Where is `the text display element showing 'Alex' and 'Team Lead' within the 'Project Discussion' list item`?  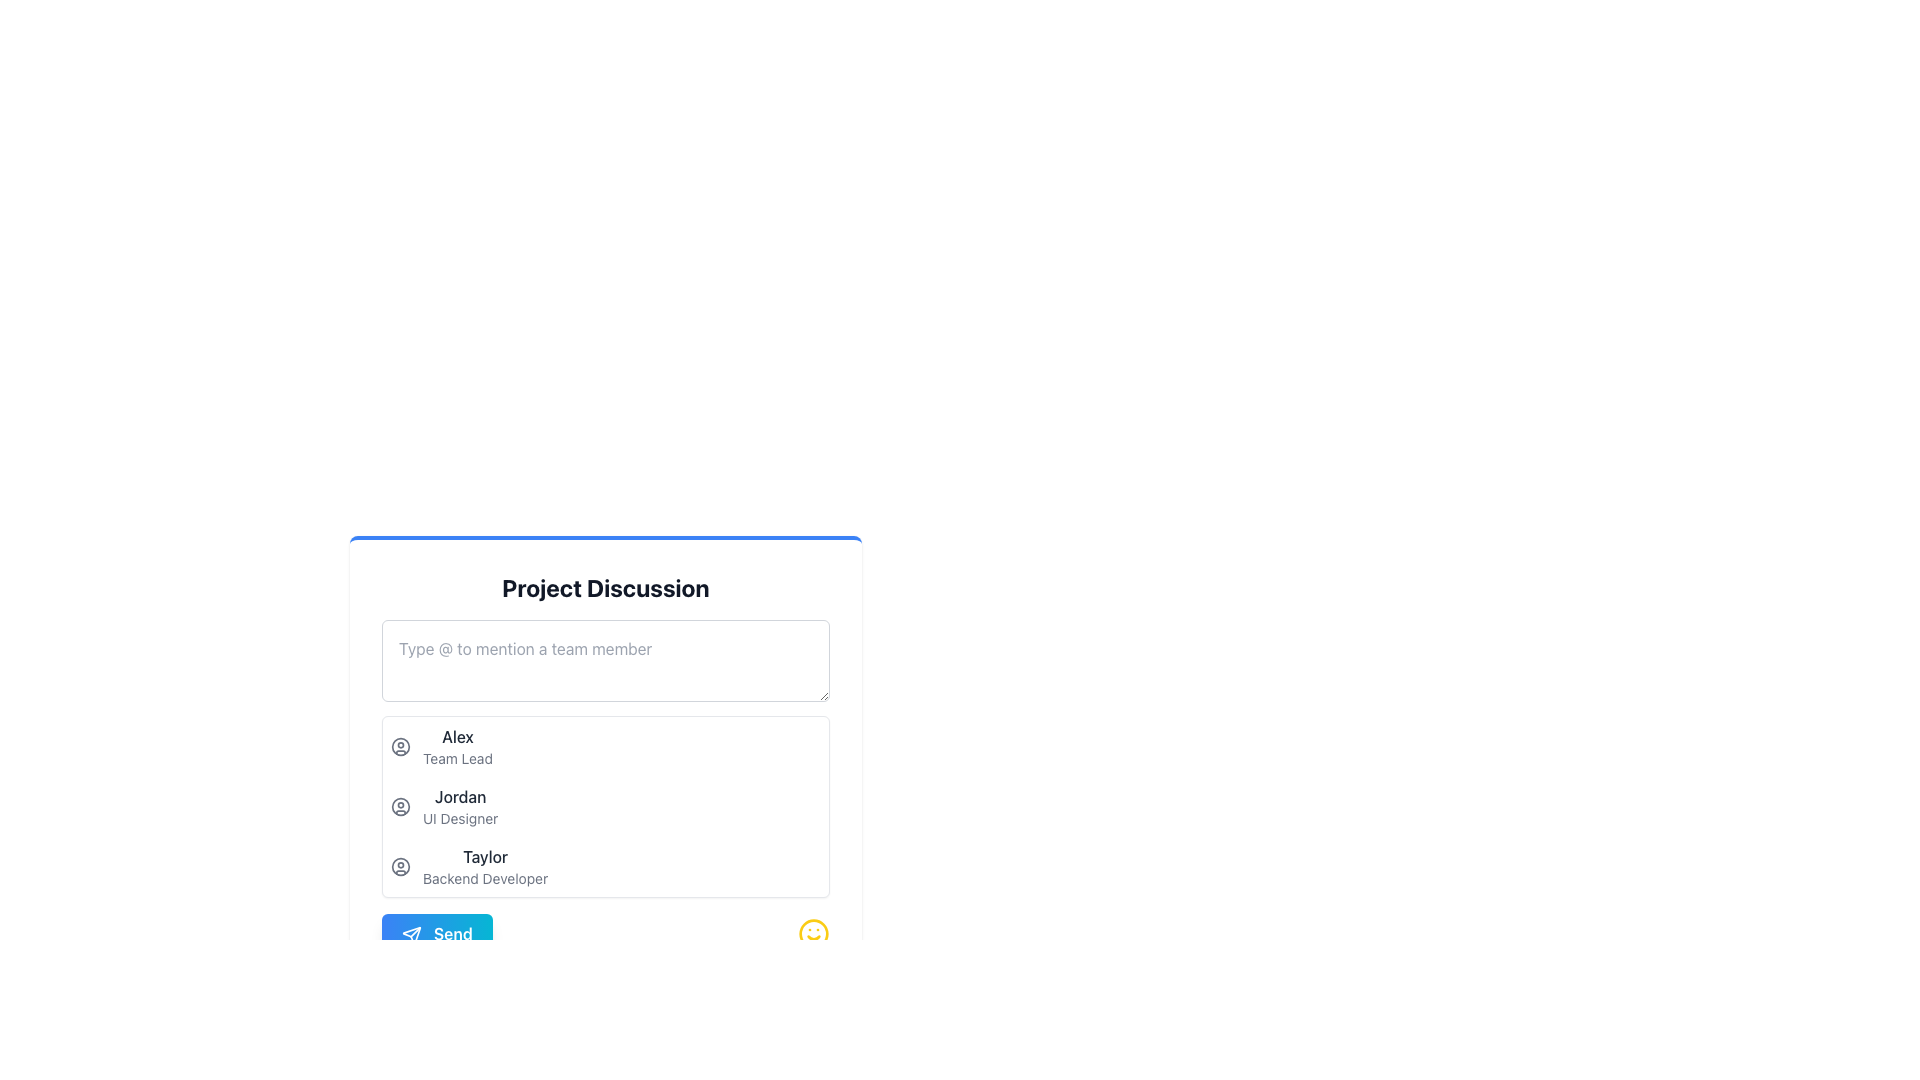
the text display element showing 'Alex' and 'Team Lead' within the 'Project Discussion' list item is located at coordinates (456, 747).